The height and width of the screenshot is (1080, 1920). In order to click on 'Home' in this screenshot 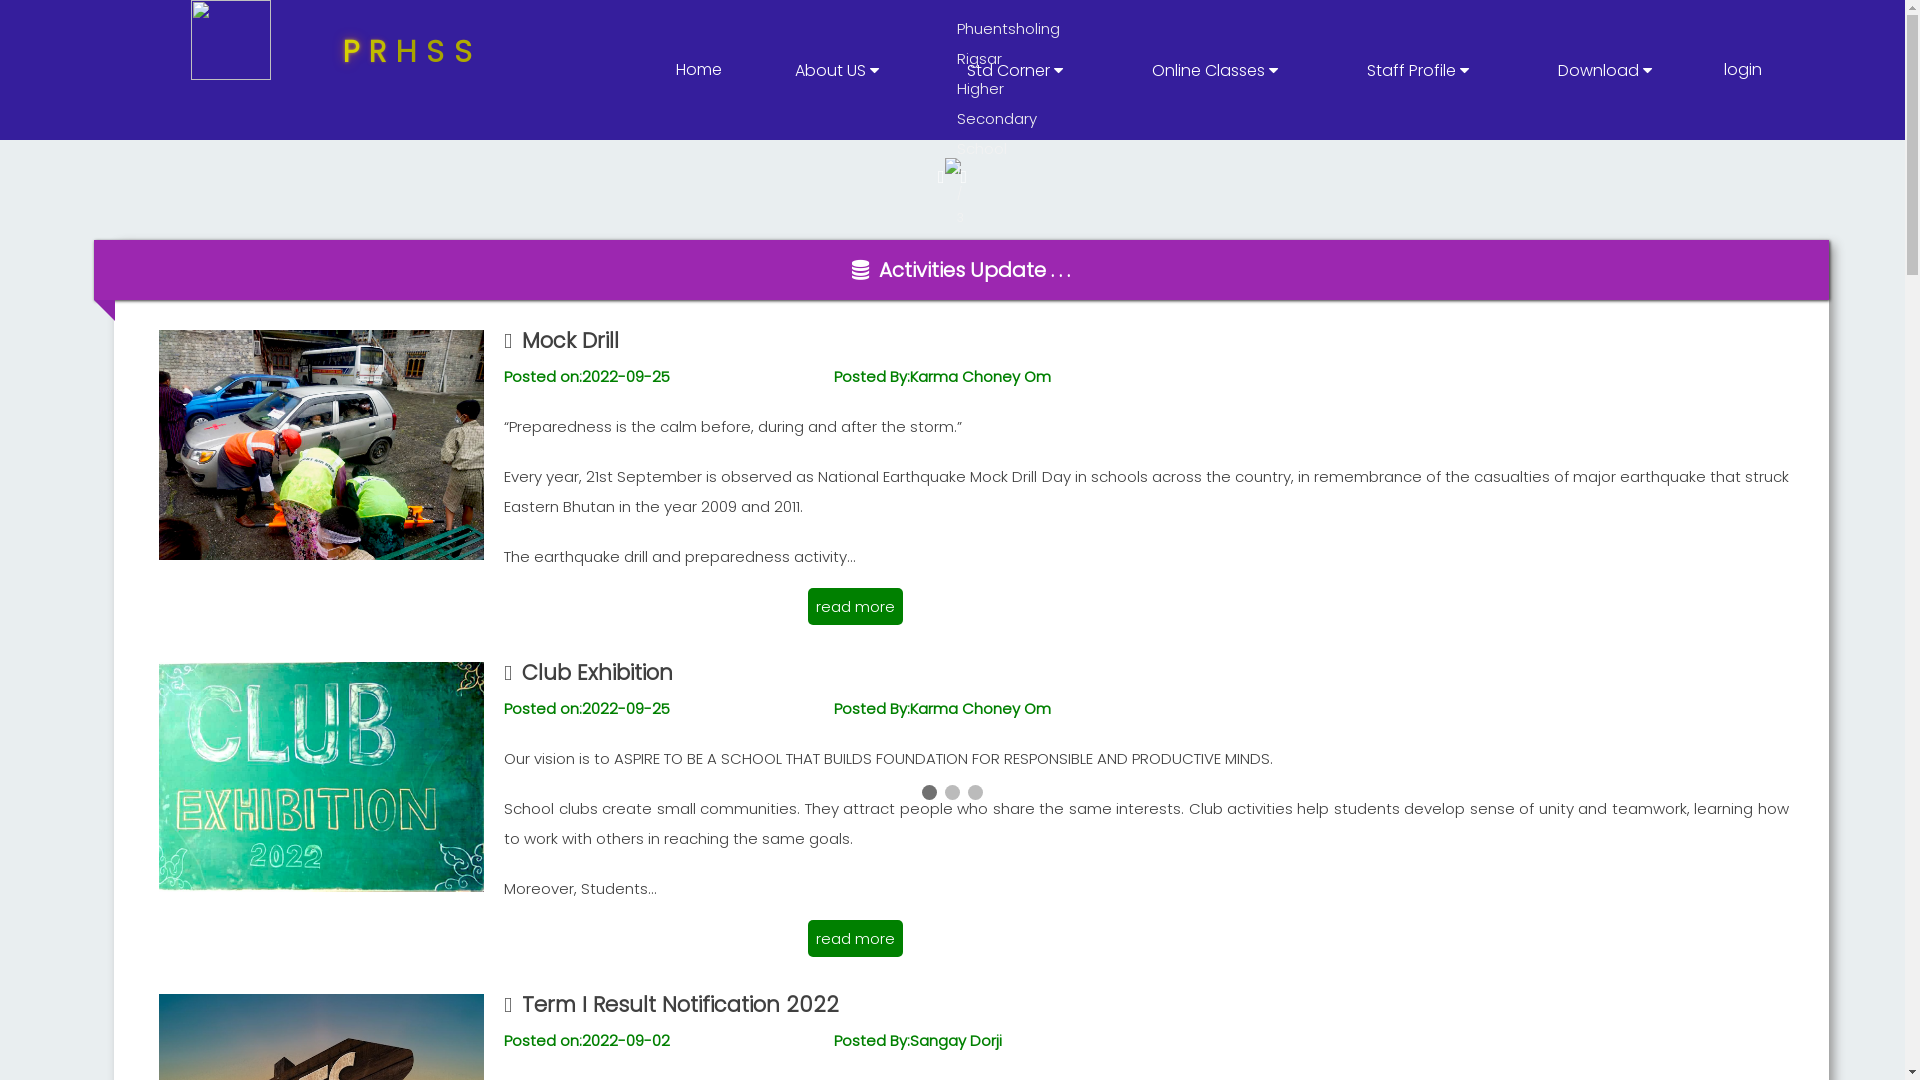, I will do `click(699, 68)`.